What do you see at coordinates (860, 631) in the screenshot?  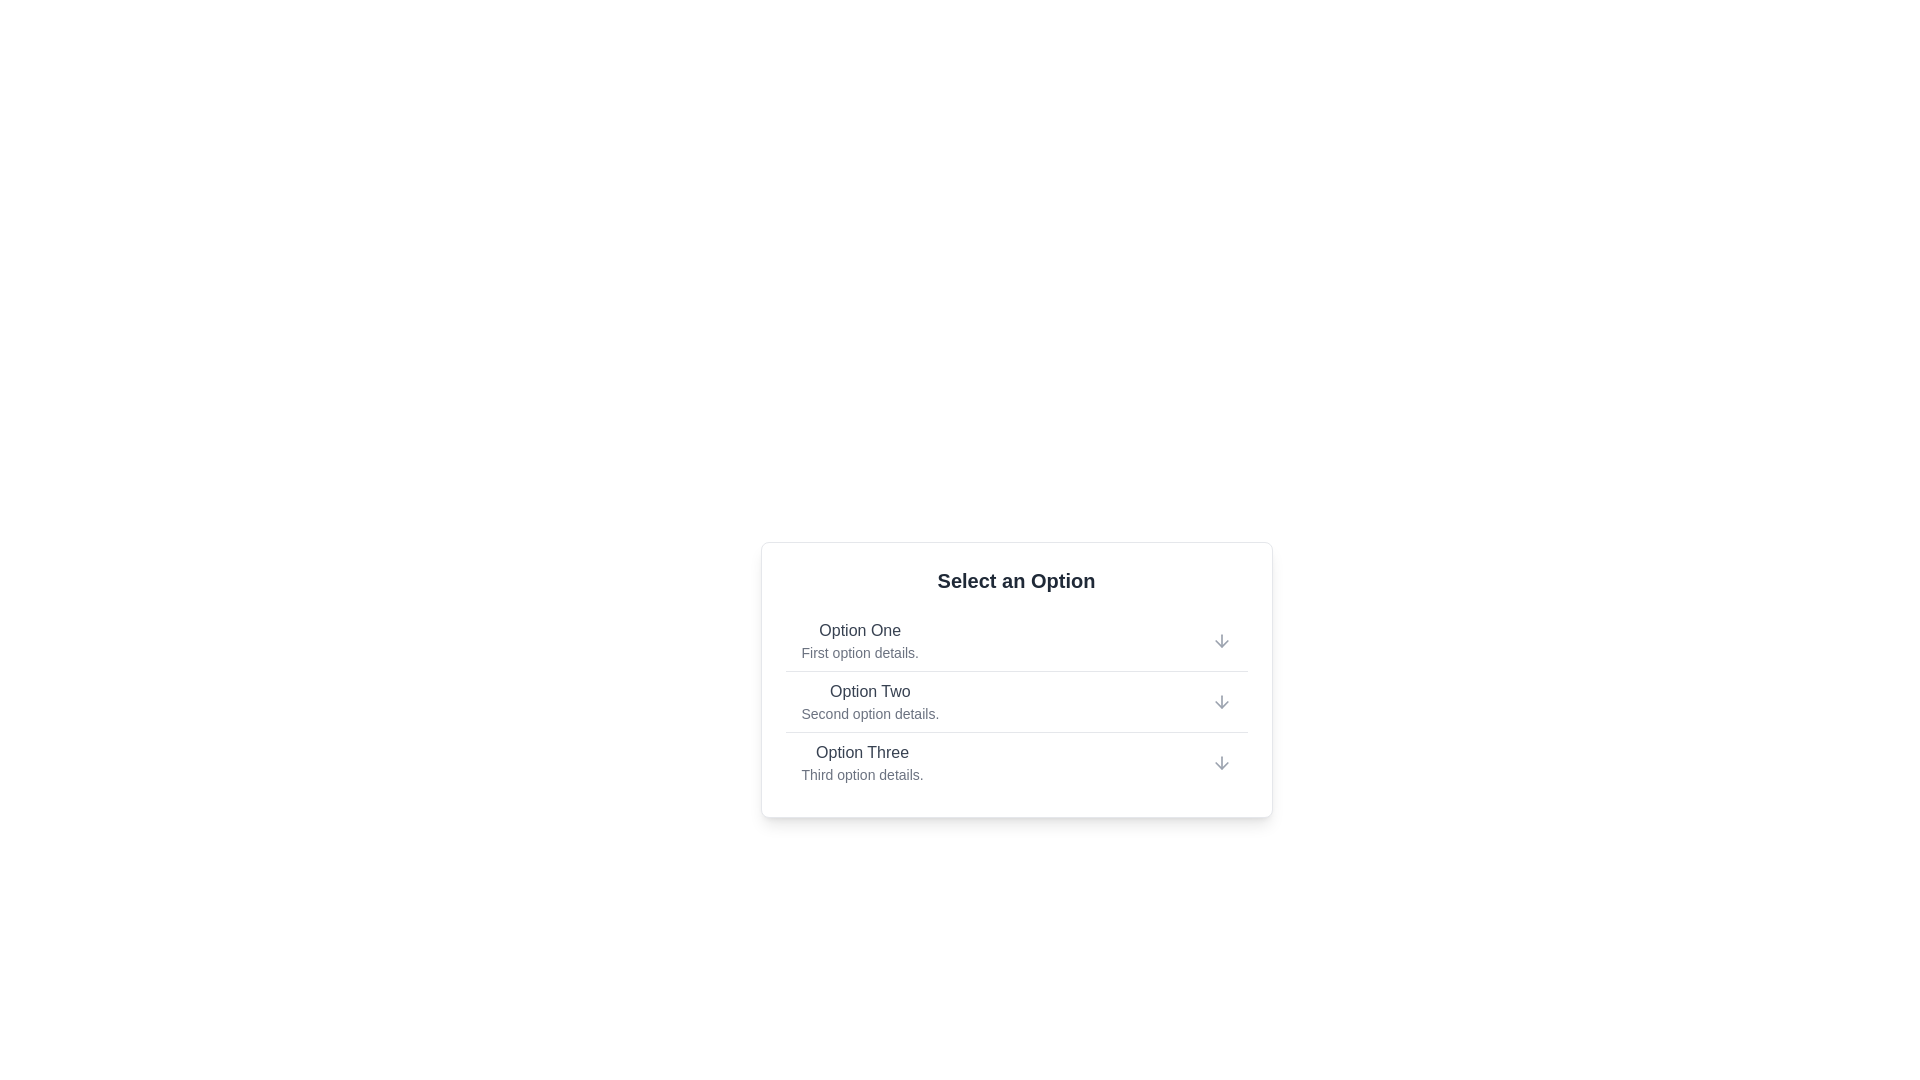 I see `the text label that serves as the title for the first selectable option in the list, located at the top-left of the centered option selection box` at bounding box center [860, 631].